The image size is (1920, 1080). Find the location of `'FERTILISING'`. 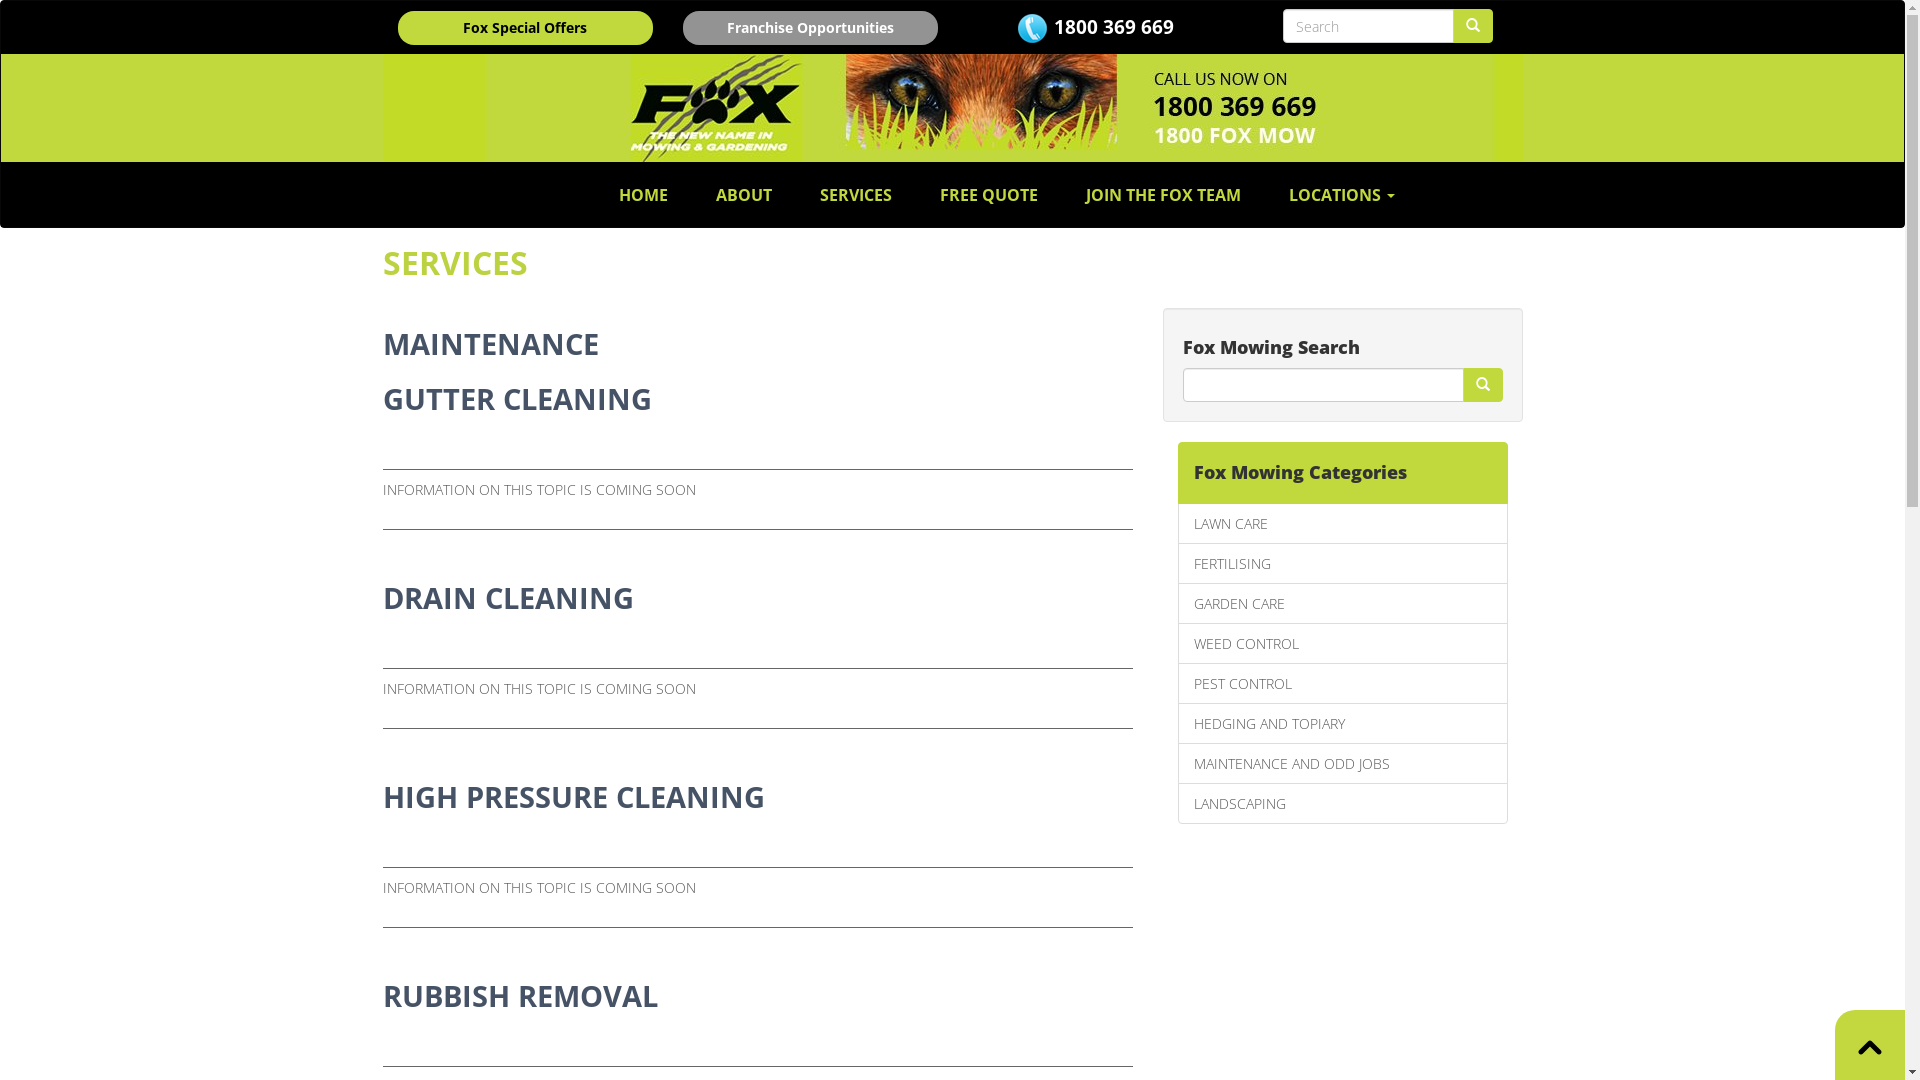

'FERTILISING' is located at coordinates (1343, 563).